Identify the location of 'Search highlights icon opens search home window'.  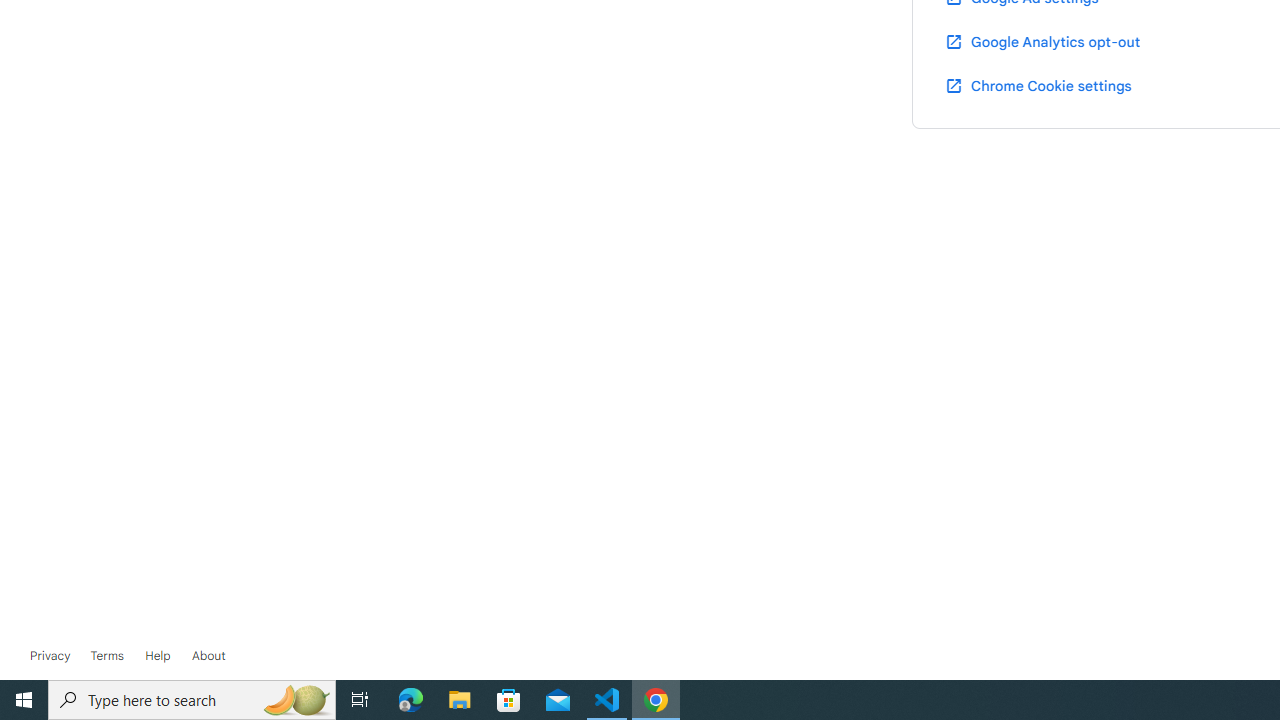
(294, 698).